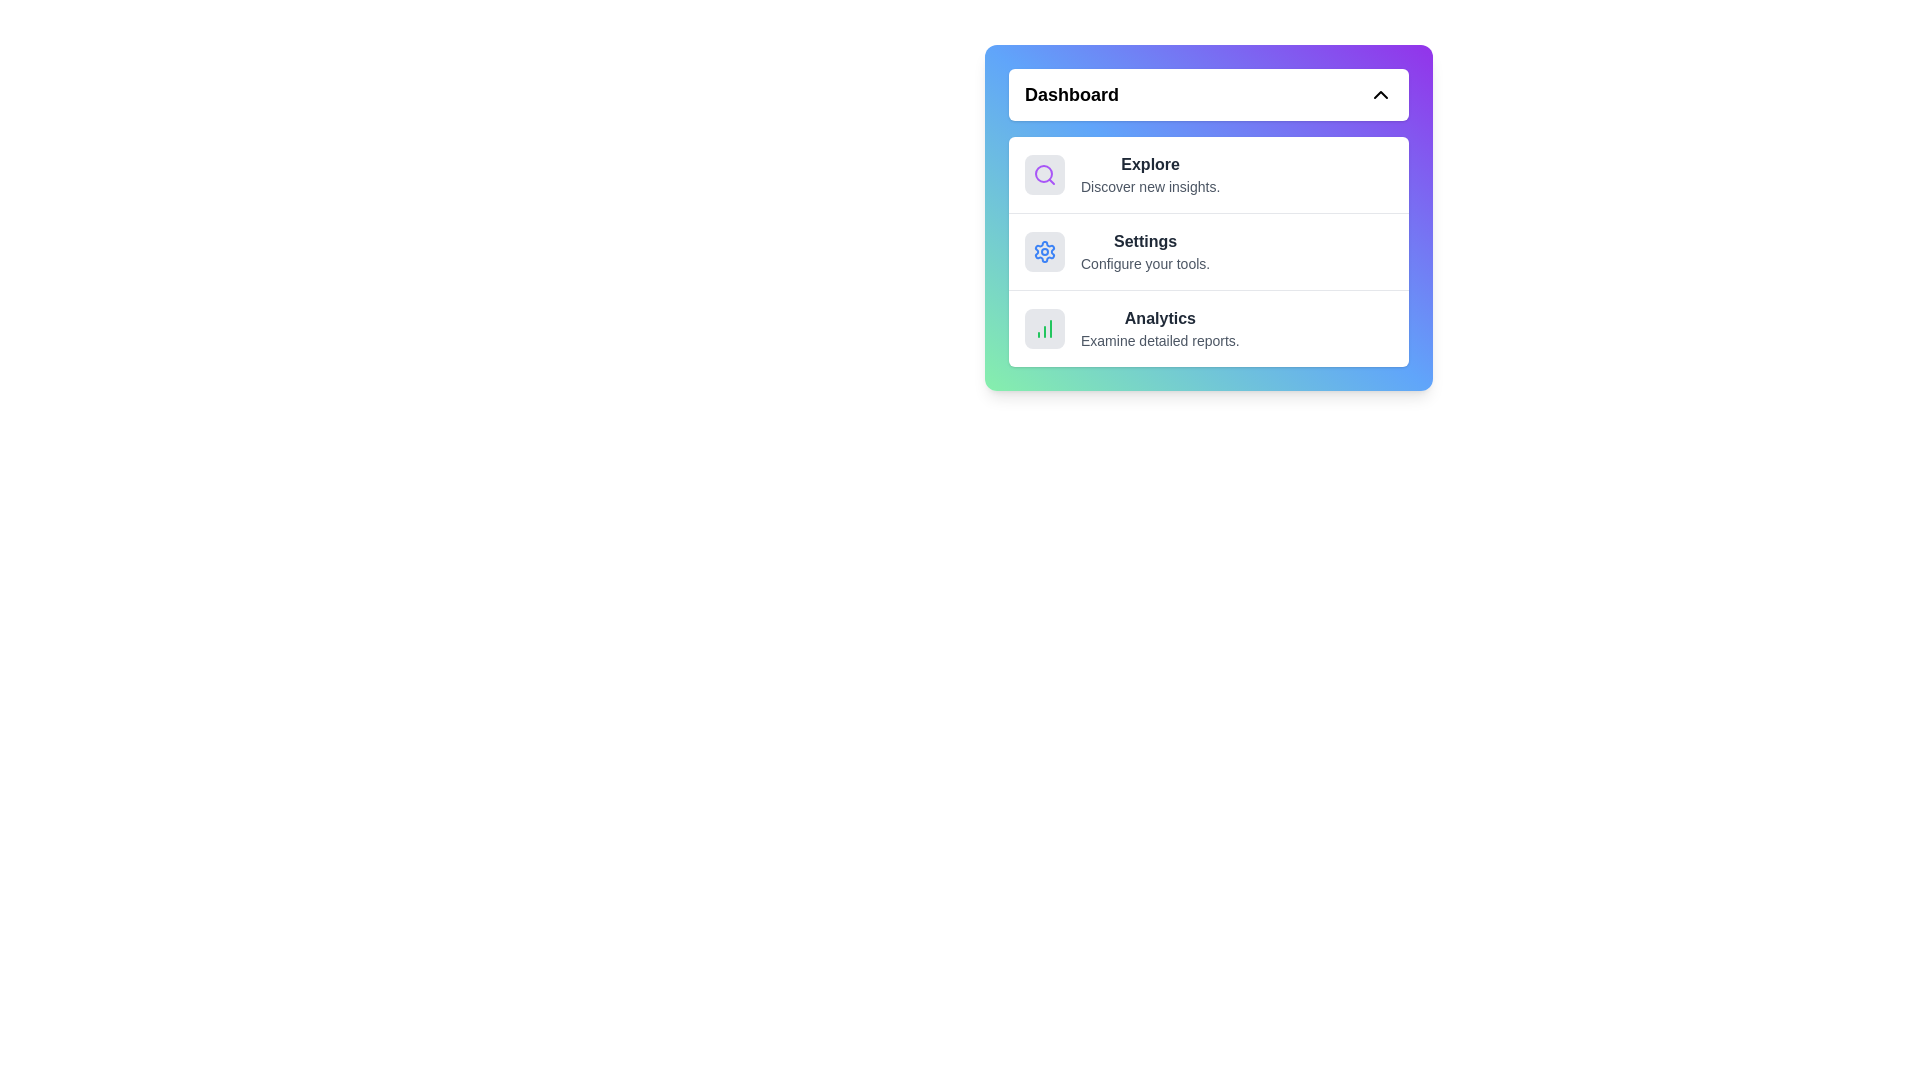 The width and height of the screenshot is (1920, 1080). Describe the element at coordinates (1208, 249) in the screenshot. I see `the menu item Settings to see its hover effect` at that location.